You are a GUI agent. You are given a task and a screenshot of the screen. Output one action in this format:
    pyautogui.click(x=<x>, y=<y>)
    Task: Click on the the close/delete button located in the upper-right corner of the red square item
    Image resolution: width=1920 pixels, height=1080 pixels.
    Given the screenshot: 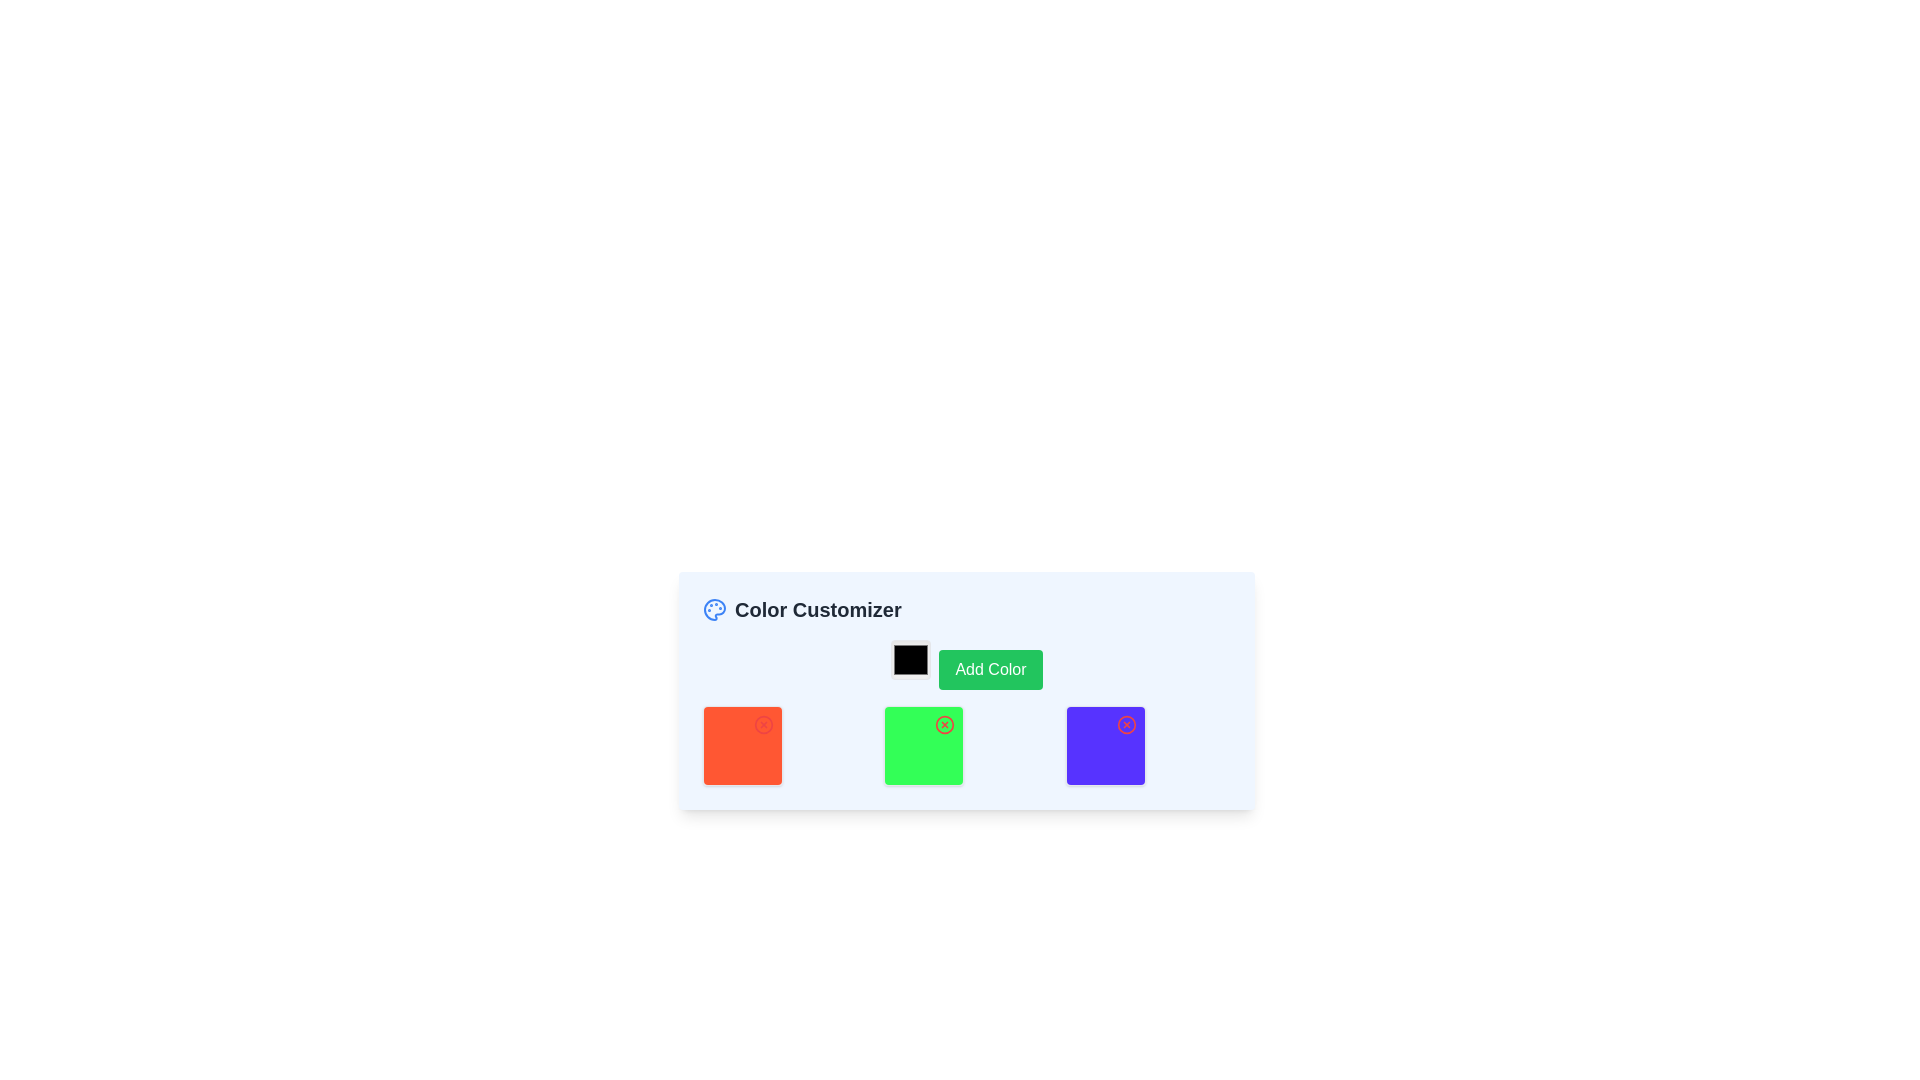 What is the action you would take?
    pyautogui.click(x=762, y=725)
    